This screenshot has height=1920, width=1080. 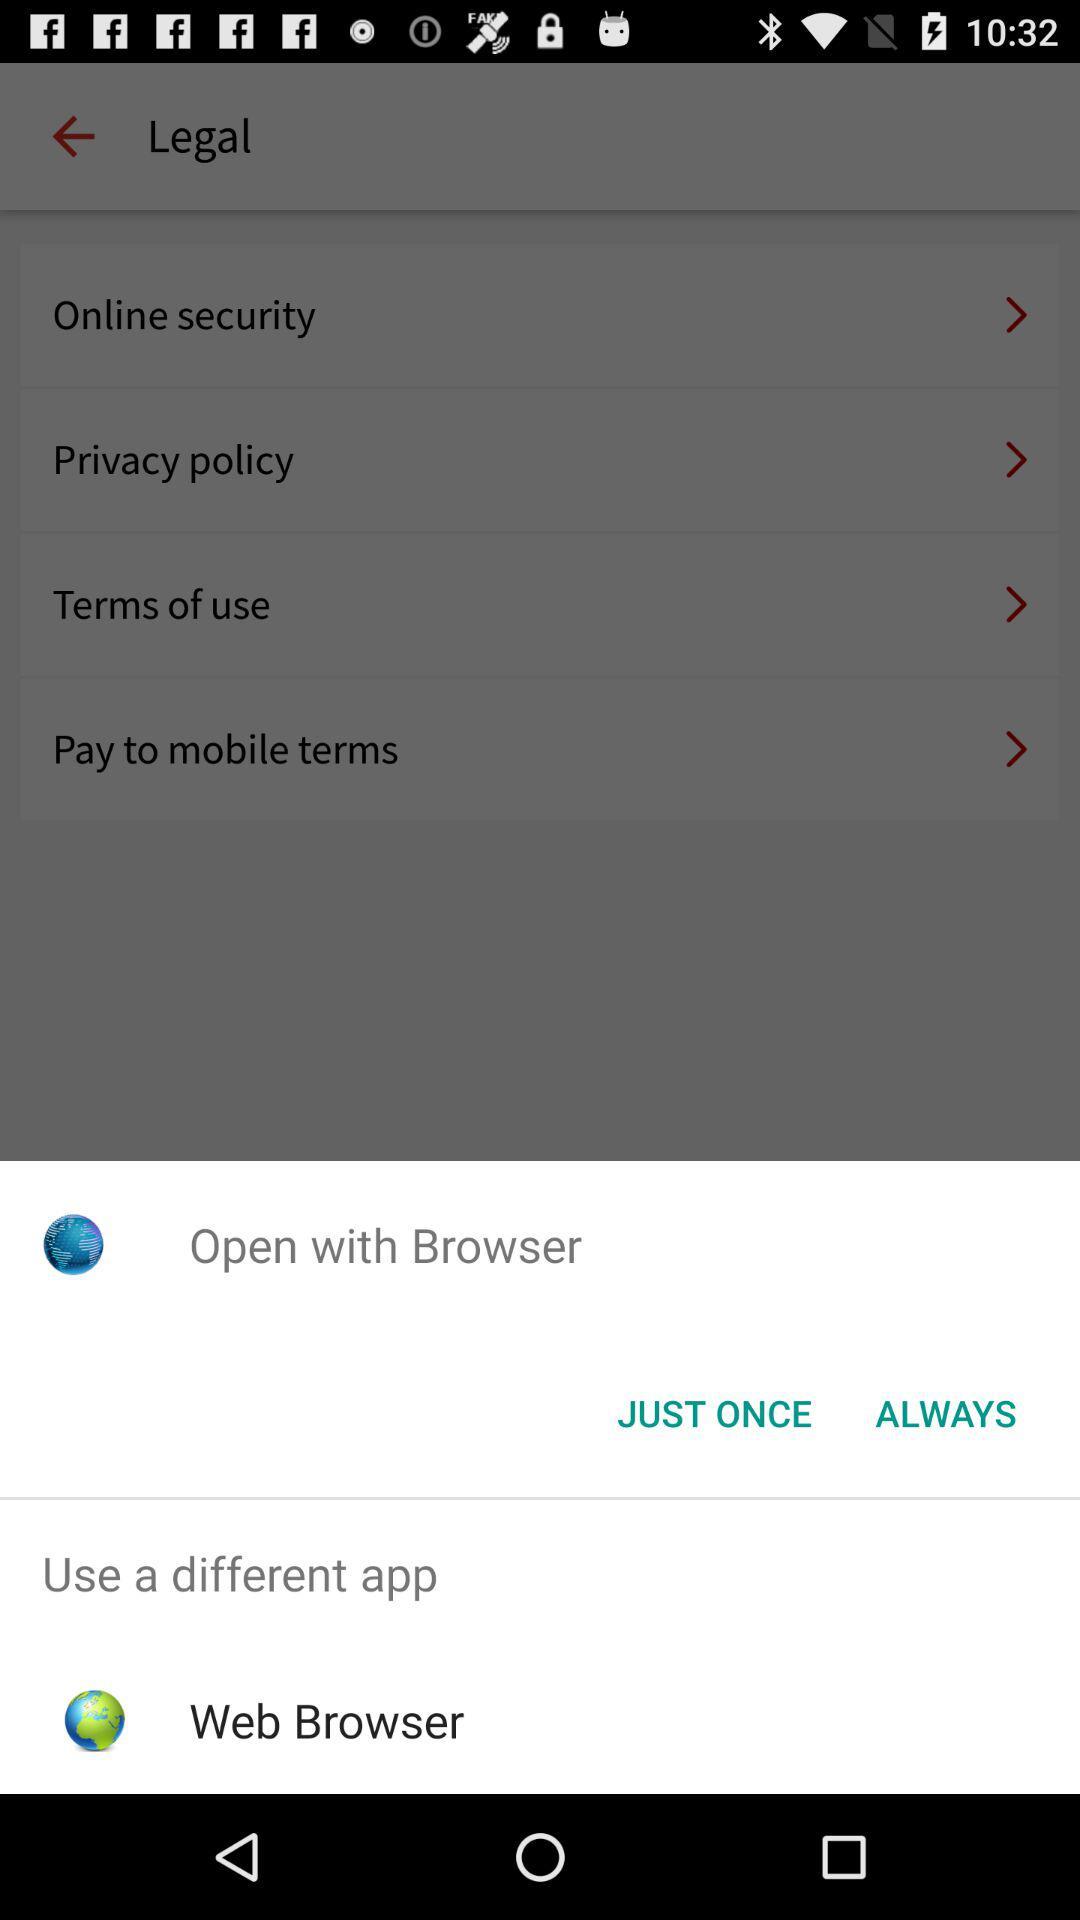 I want to click on item below the use a different app, so click(x=325, y=1719).